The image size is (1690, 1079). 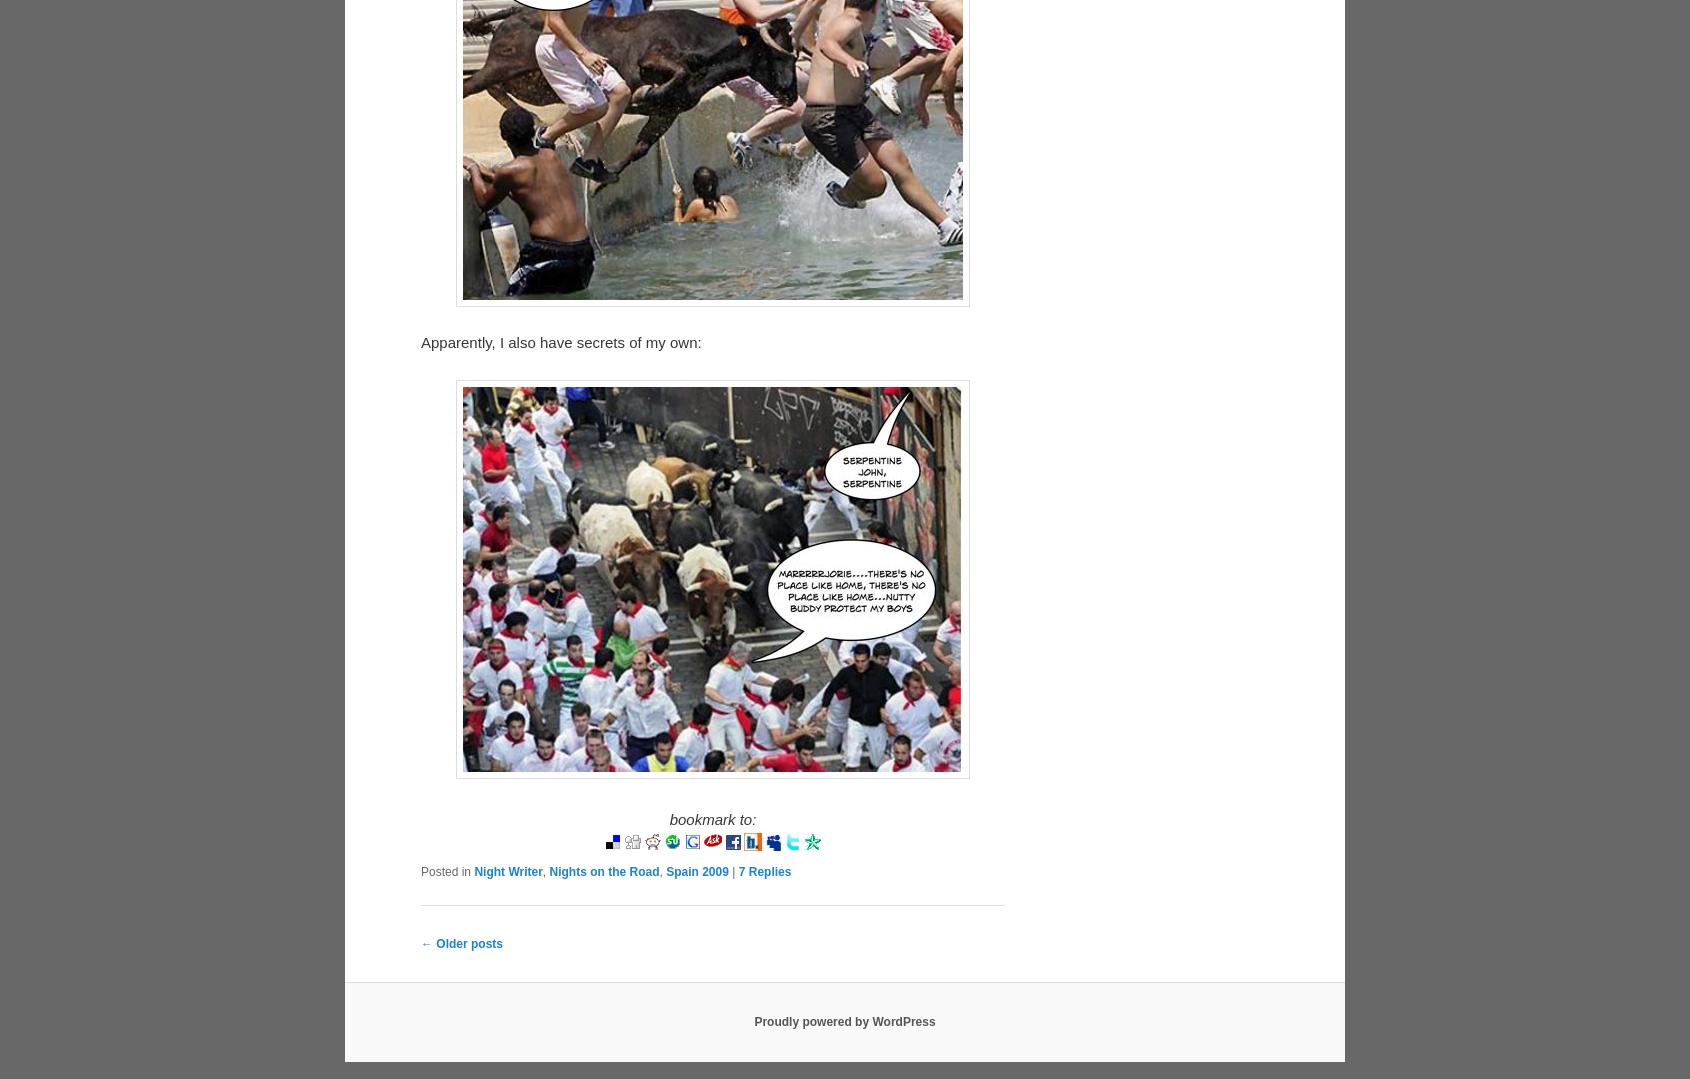 What do you see at coordinates (449, 1045) in the screenshot?
I see `'Posted on'` at bounding box center [449, 1045].